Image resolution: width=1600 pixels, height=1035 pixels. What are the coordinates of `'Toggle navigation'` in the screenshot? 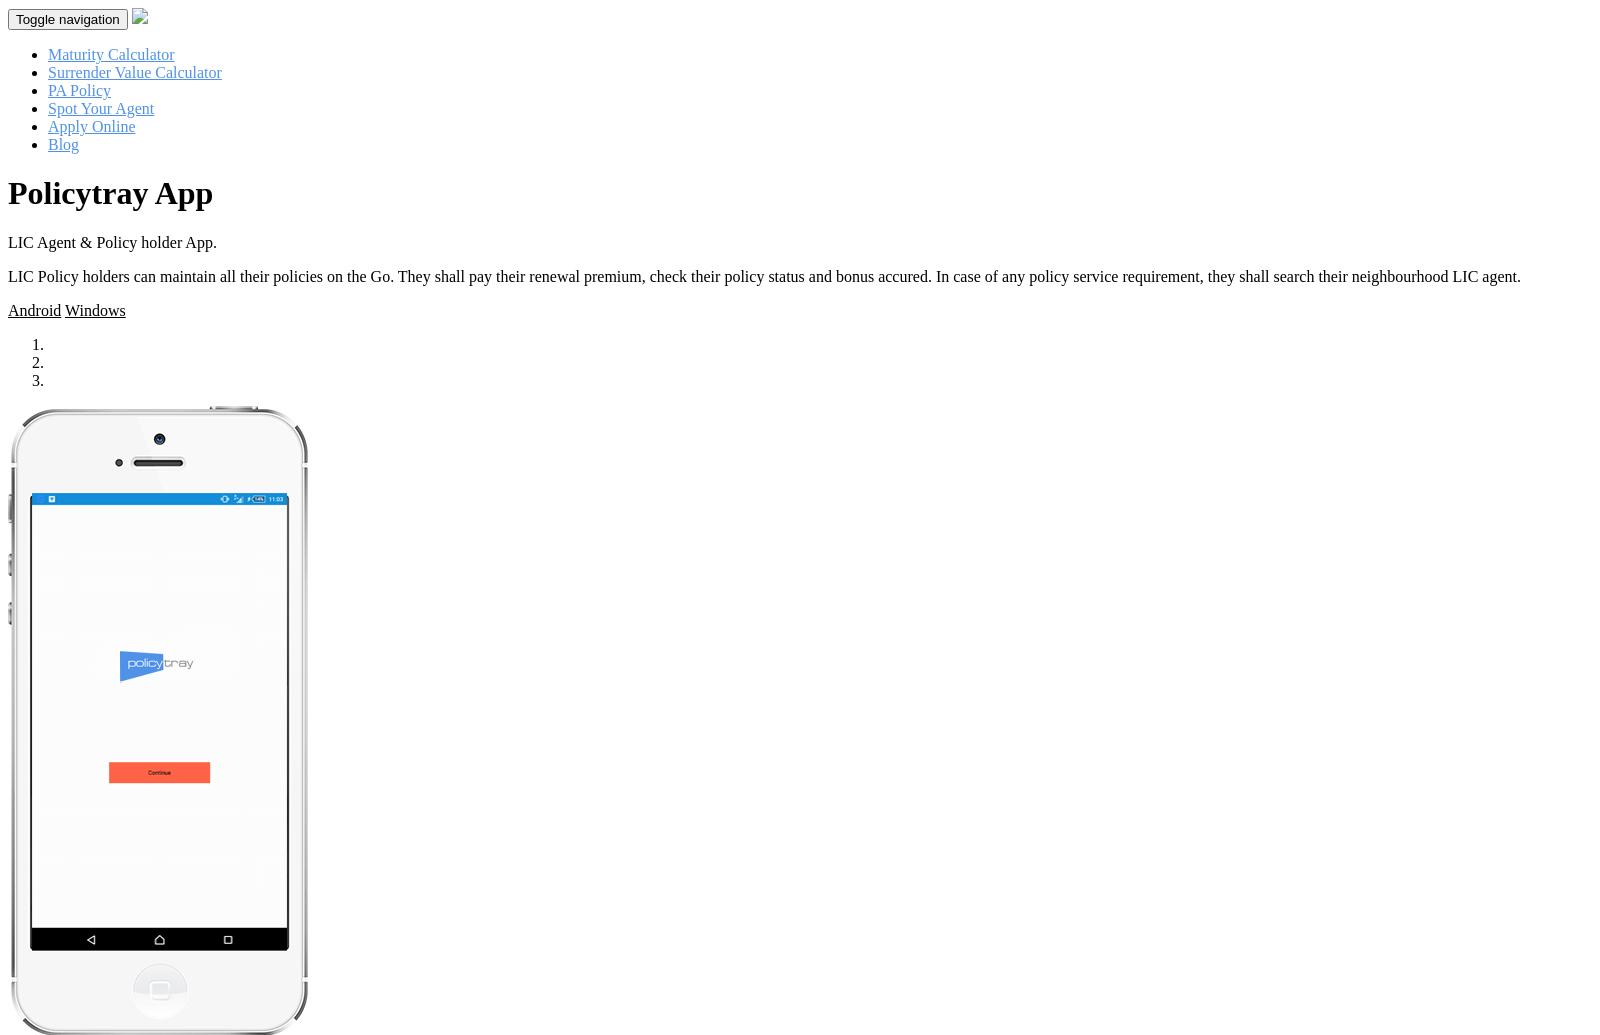 It's located at (66, 19).